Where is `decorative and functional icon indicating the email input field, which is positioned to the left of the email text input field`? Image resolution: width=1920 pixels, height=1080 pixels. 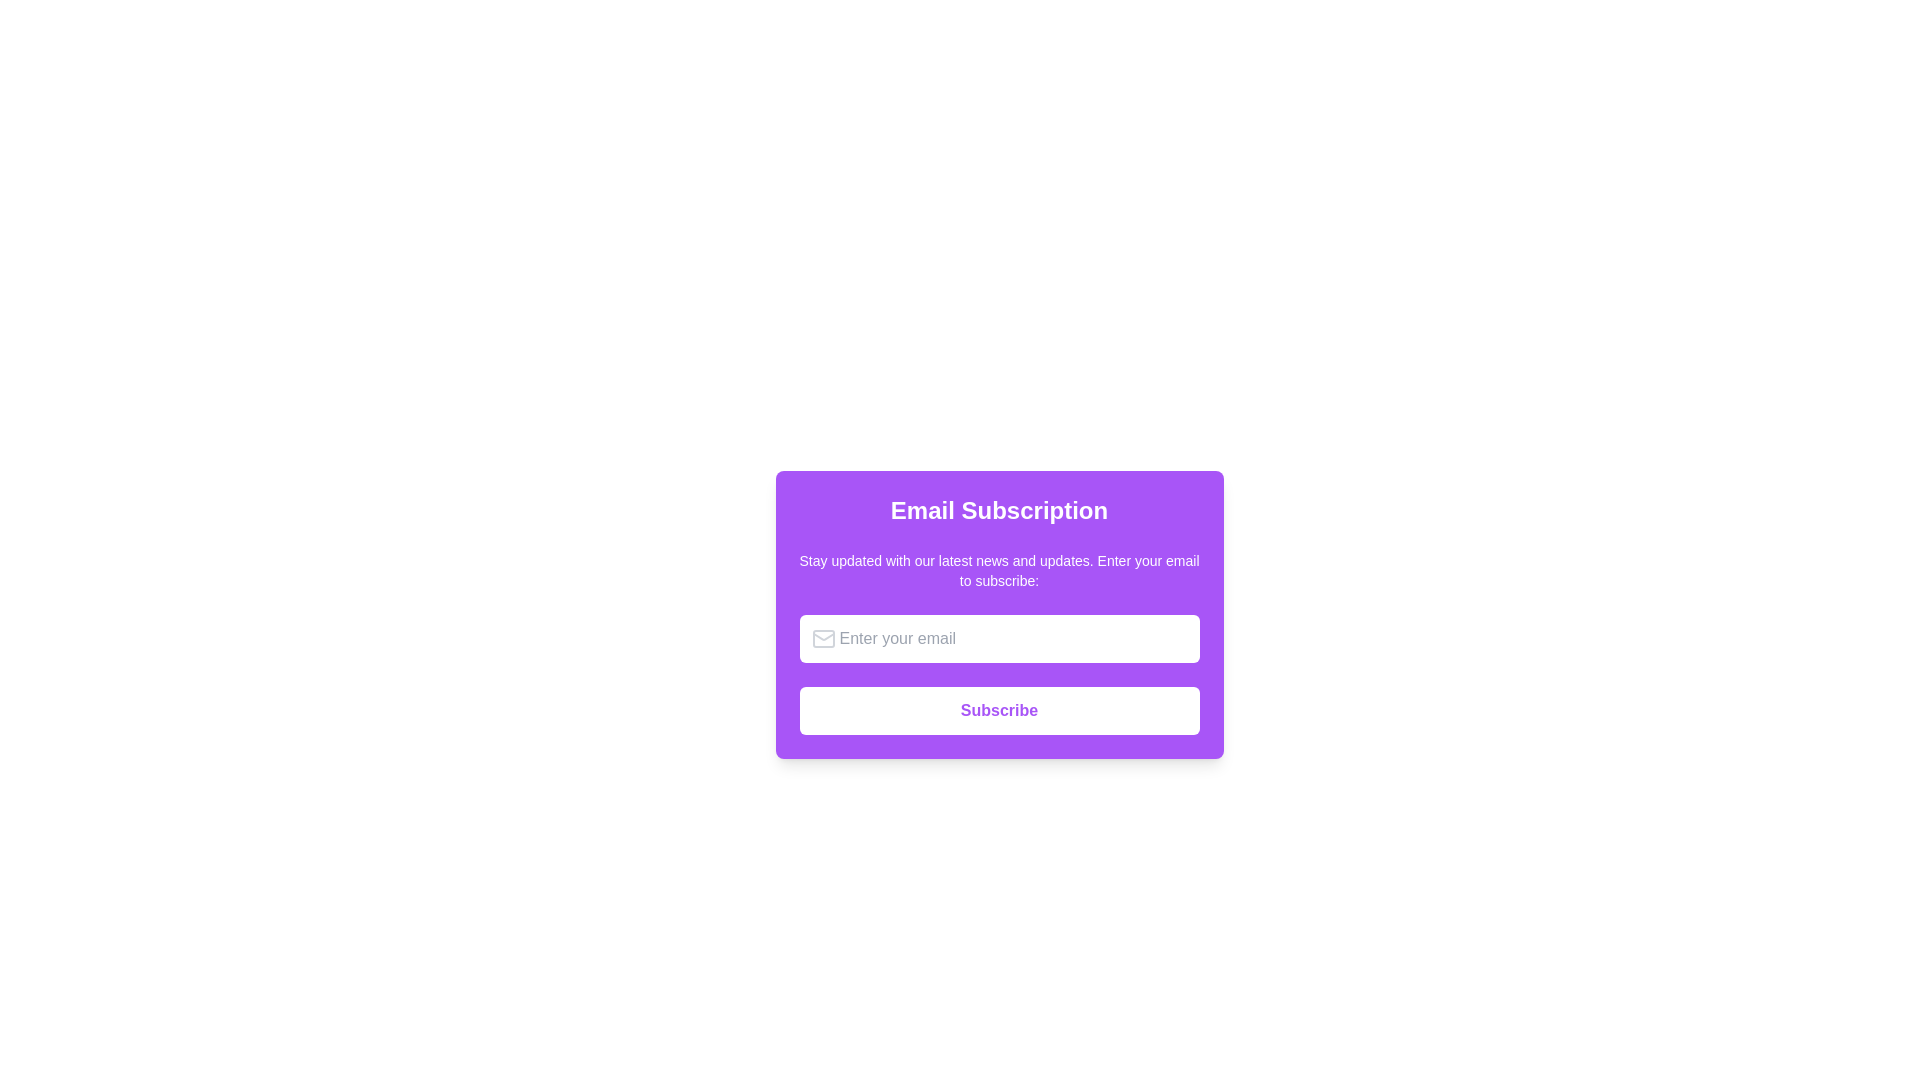
decorative and functional icon indicating the email input field, which is positioned to the left of the email text input field is located at coordinates (823, 639).